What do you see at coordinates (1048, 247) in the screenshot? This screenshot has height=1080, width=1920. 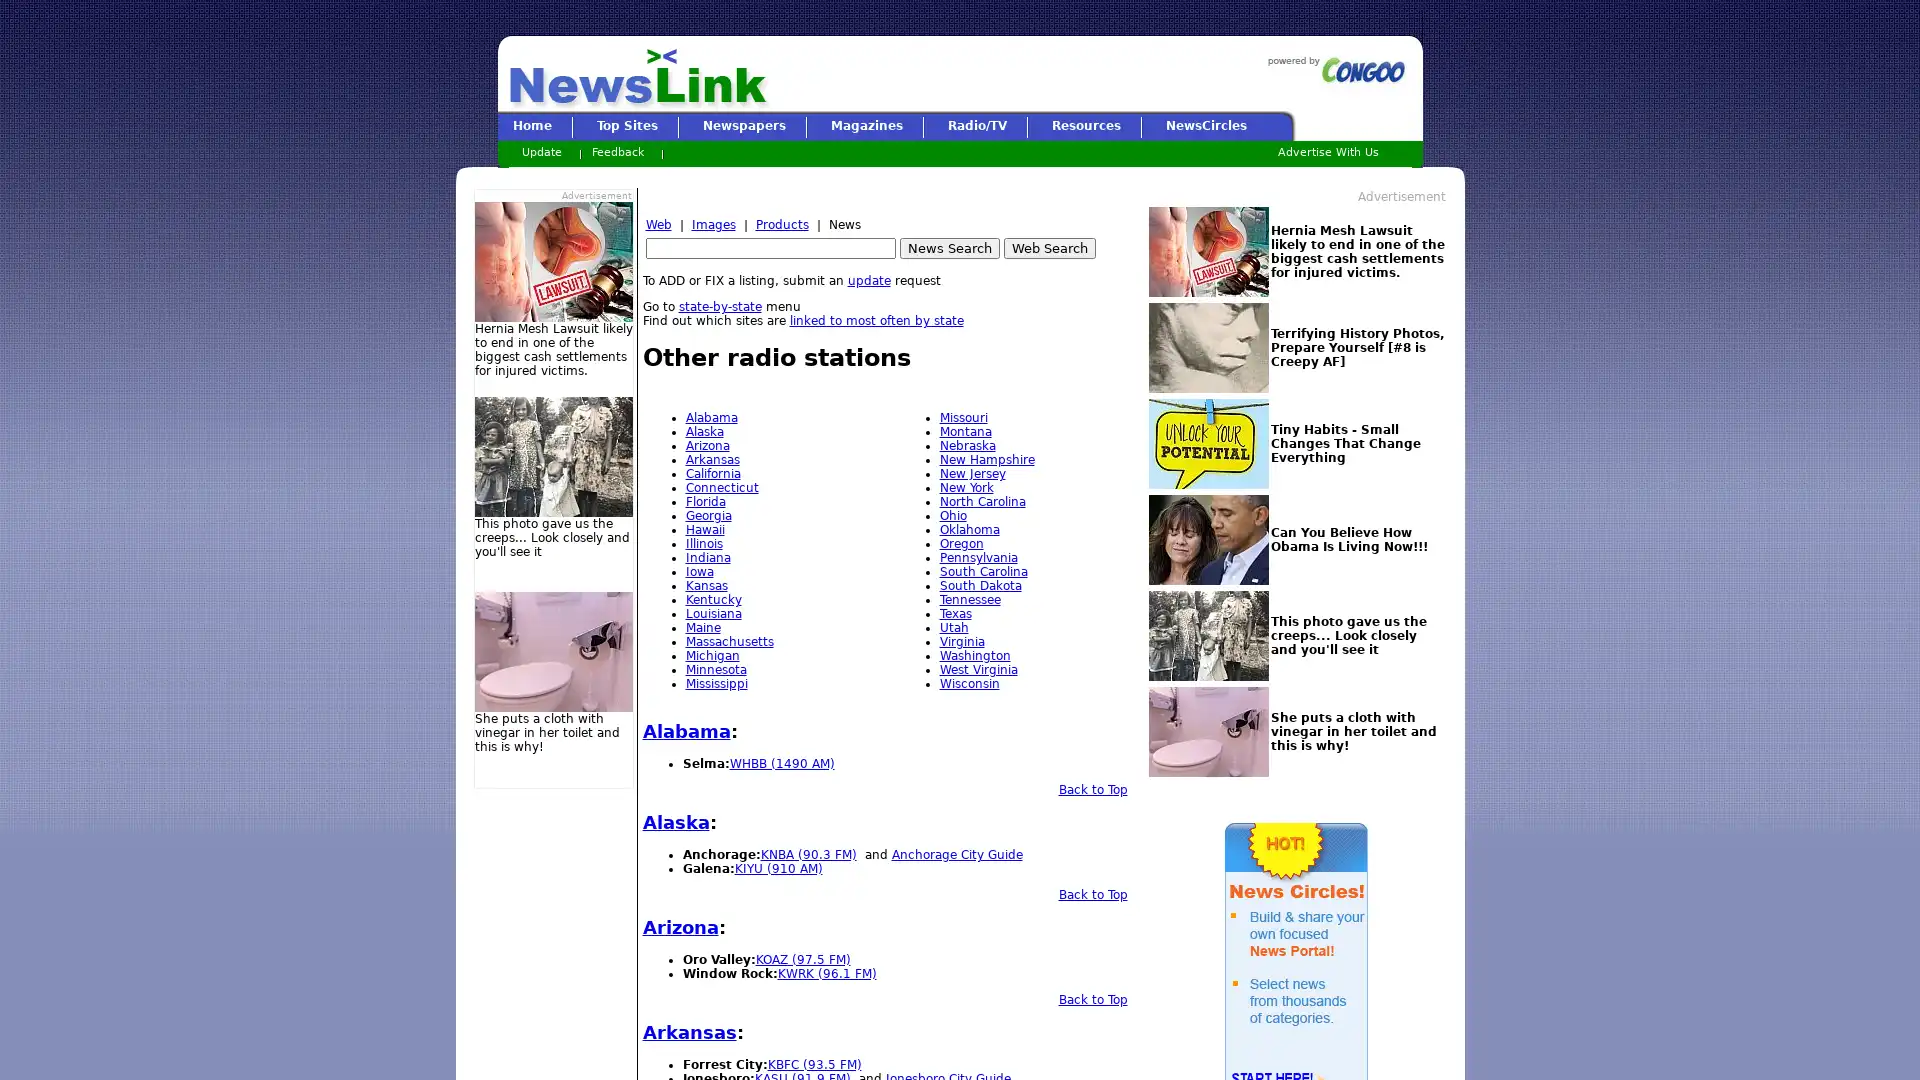 I see `Web Search` at bounding box center [1048, 247].